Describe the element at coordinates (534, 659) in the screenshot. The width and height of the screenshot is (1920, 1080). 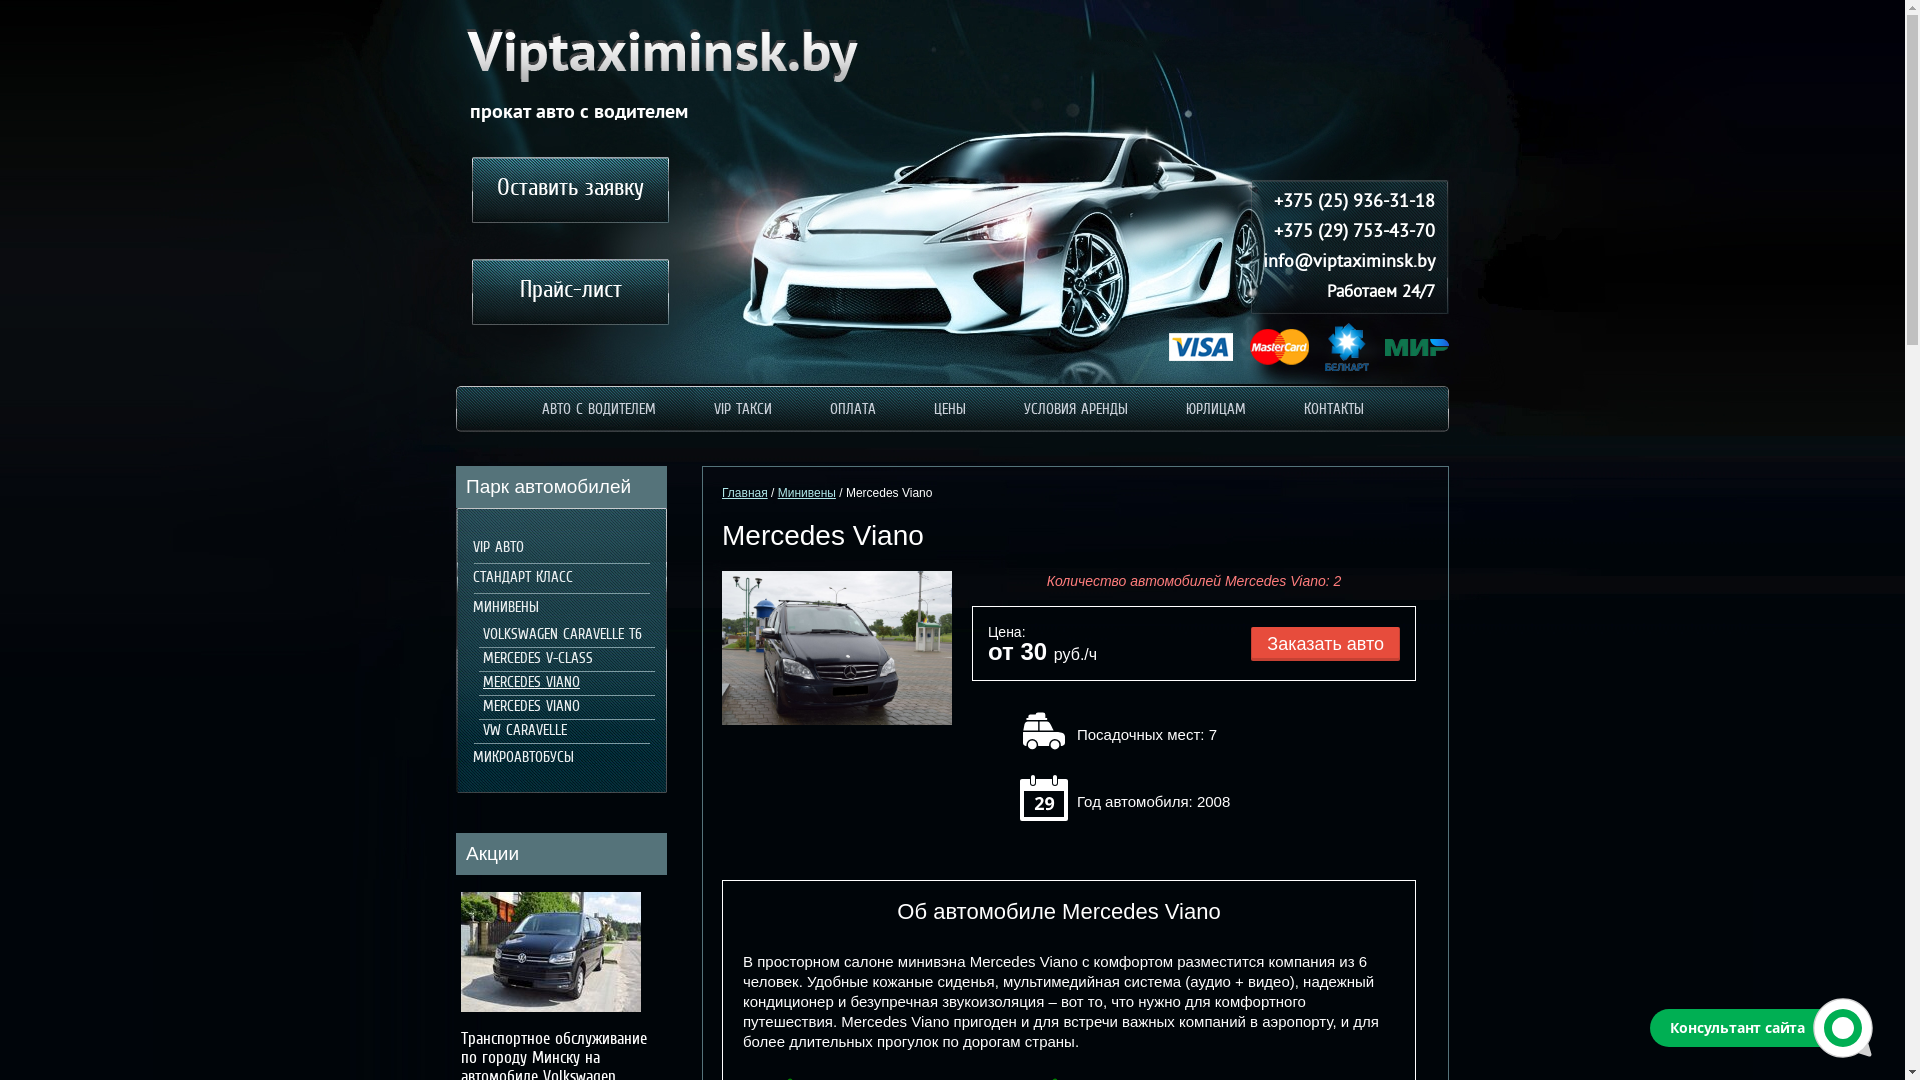
I see `'MERCEDES V-CLASS'` at that location.